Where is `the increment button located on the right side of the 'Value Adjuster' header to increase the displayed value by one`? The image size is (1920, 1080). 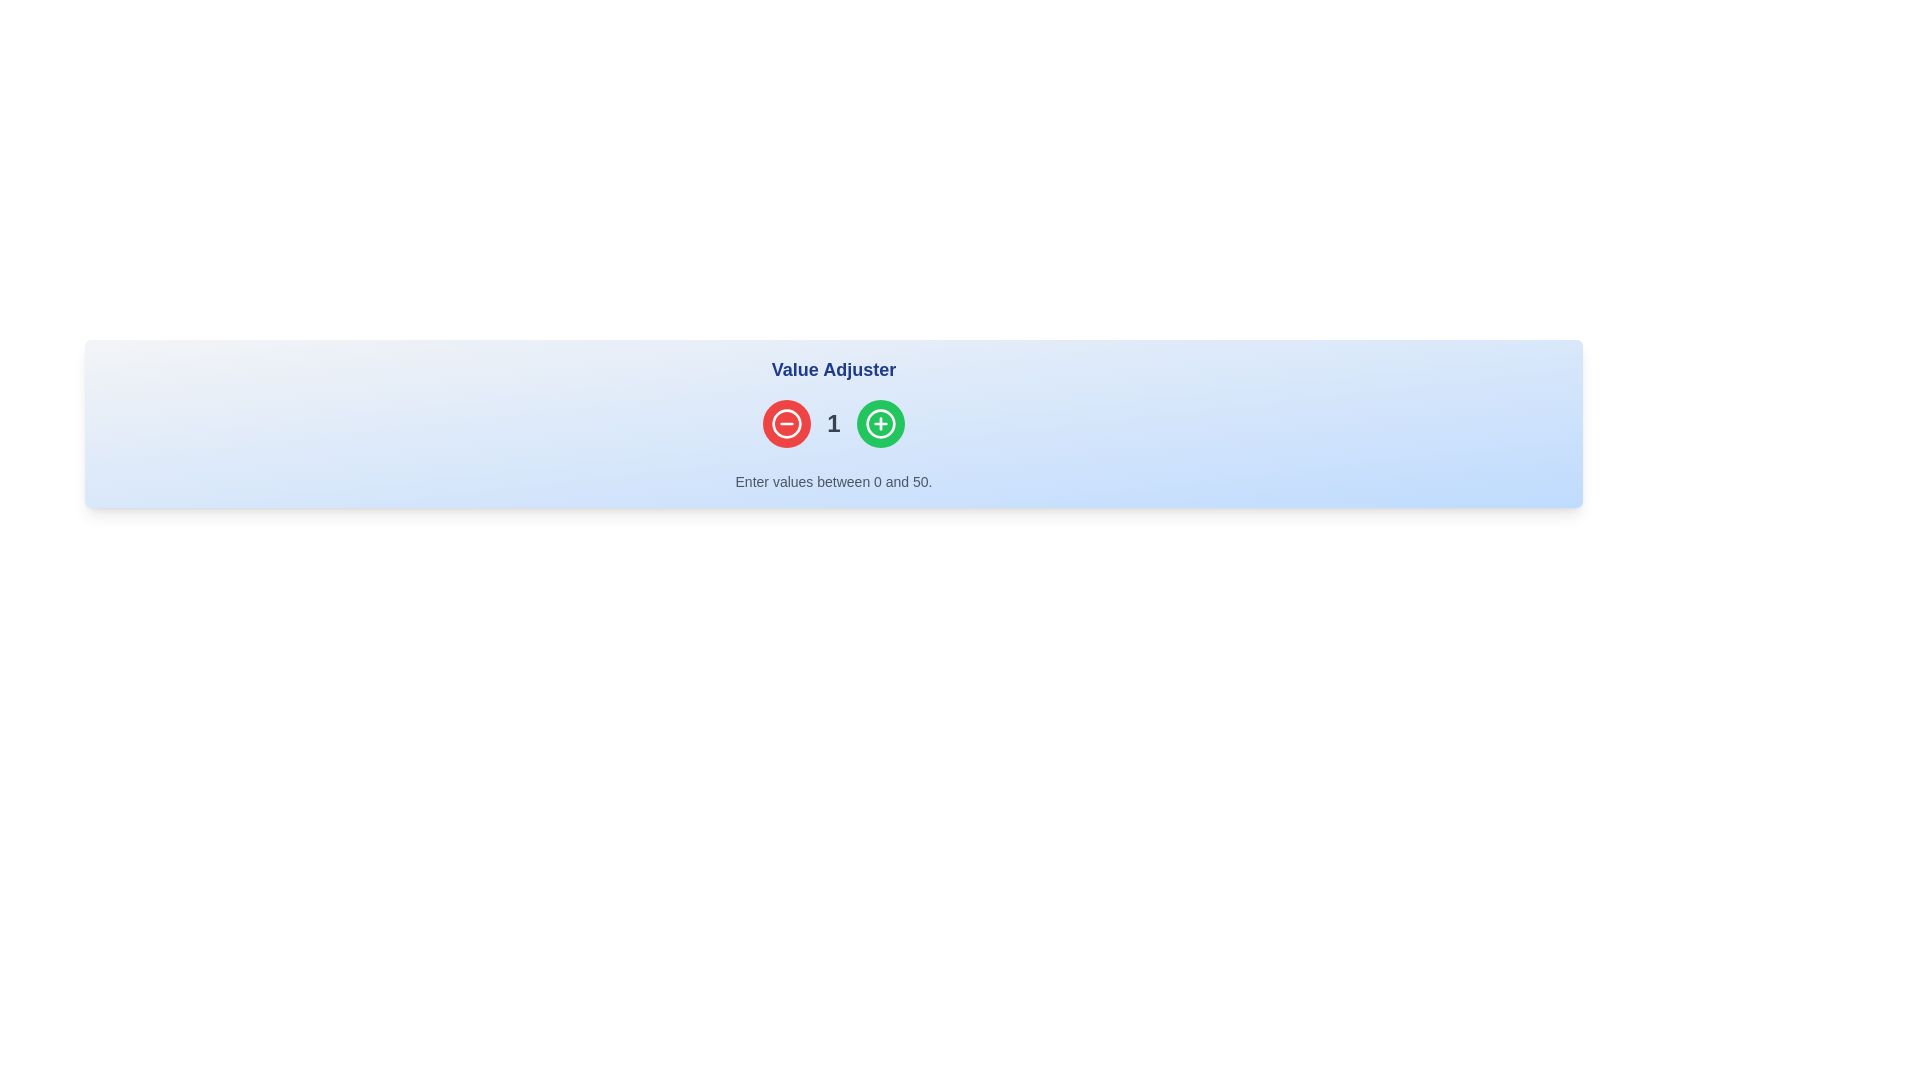 the increment button located on the right side of the 'Value Adjuster' header to increase the displayed value by one is located at coordinates (880, 423).